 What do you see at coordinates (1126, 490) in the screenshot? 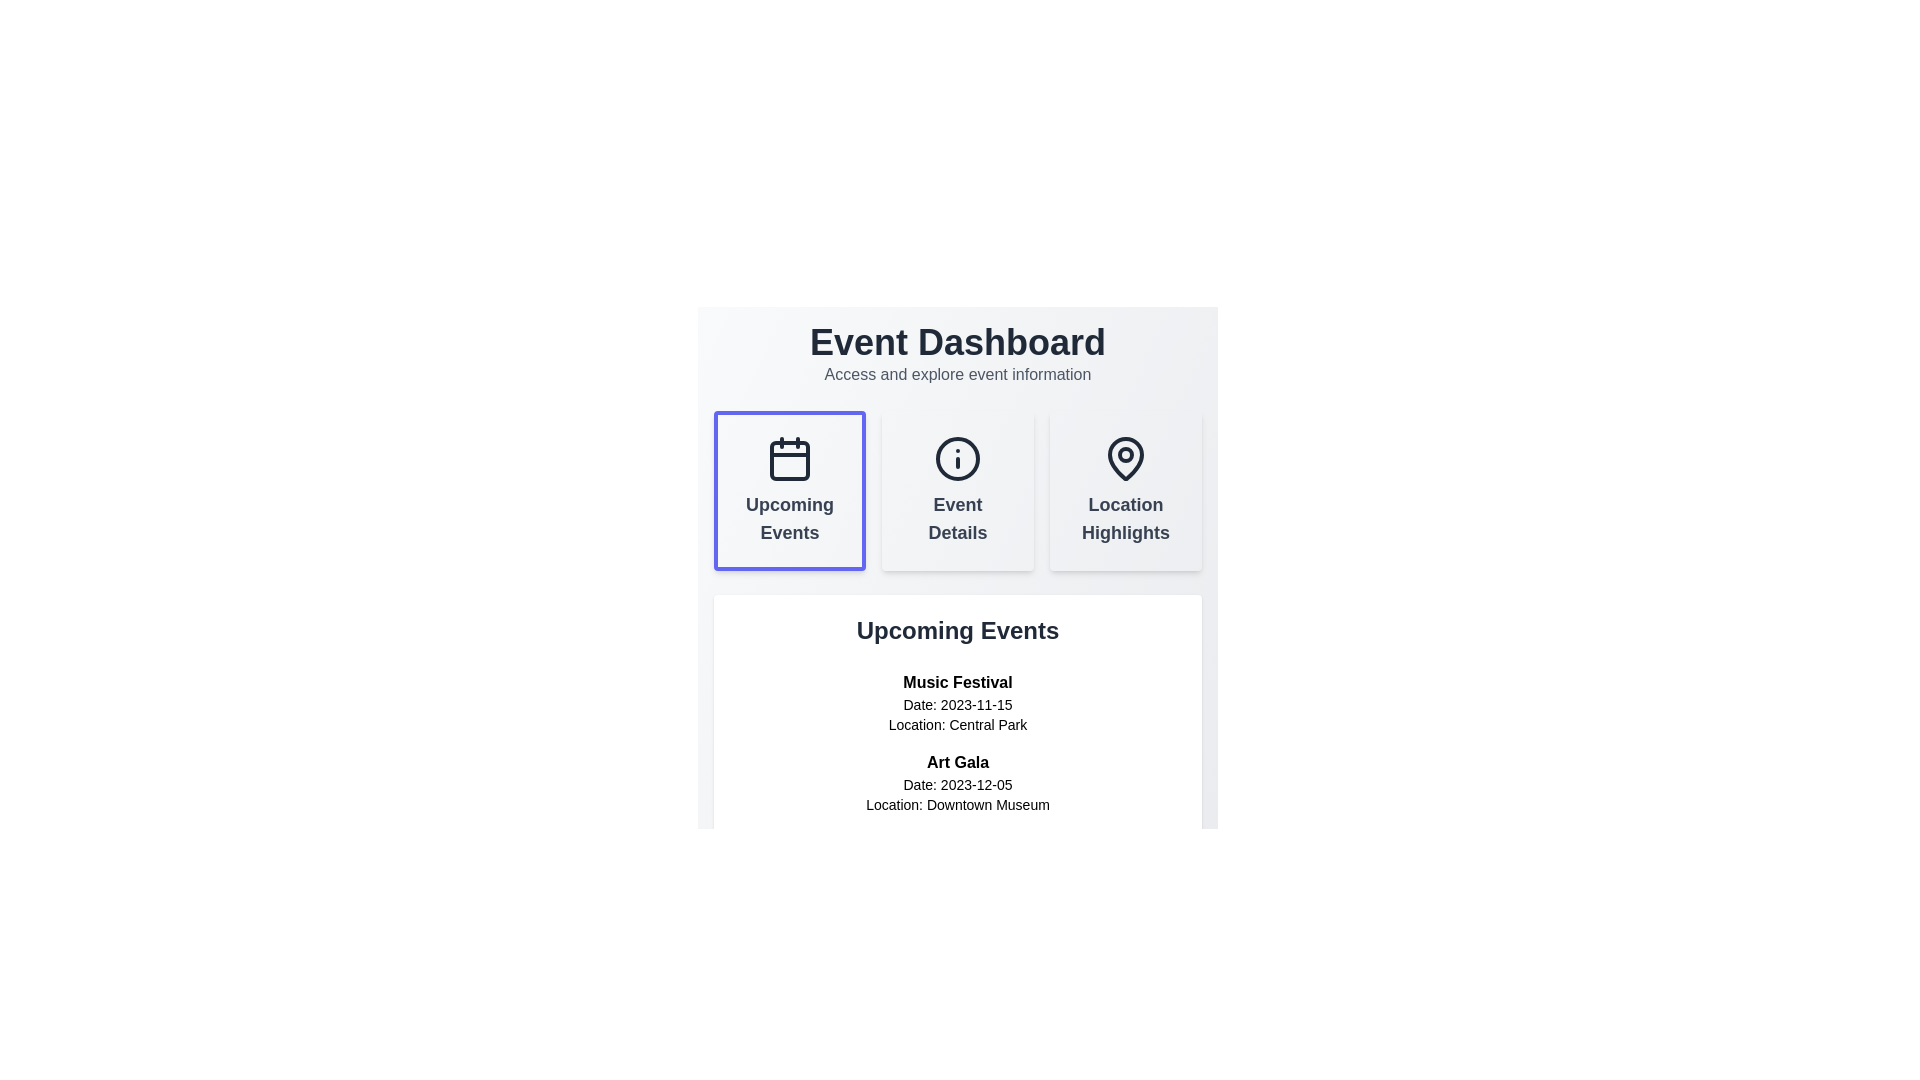
I see `the 'Location Highlights' card, which is a rounded rectangle with a map pin icon and is the third card in a horizontal grid of three cards` at bounding box center [1126, 490].